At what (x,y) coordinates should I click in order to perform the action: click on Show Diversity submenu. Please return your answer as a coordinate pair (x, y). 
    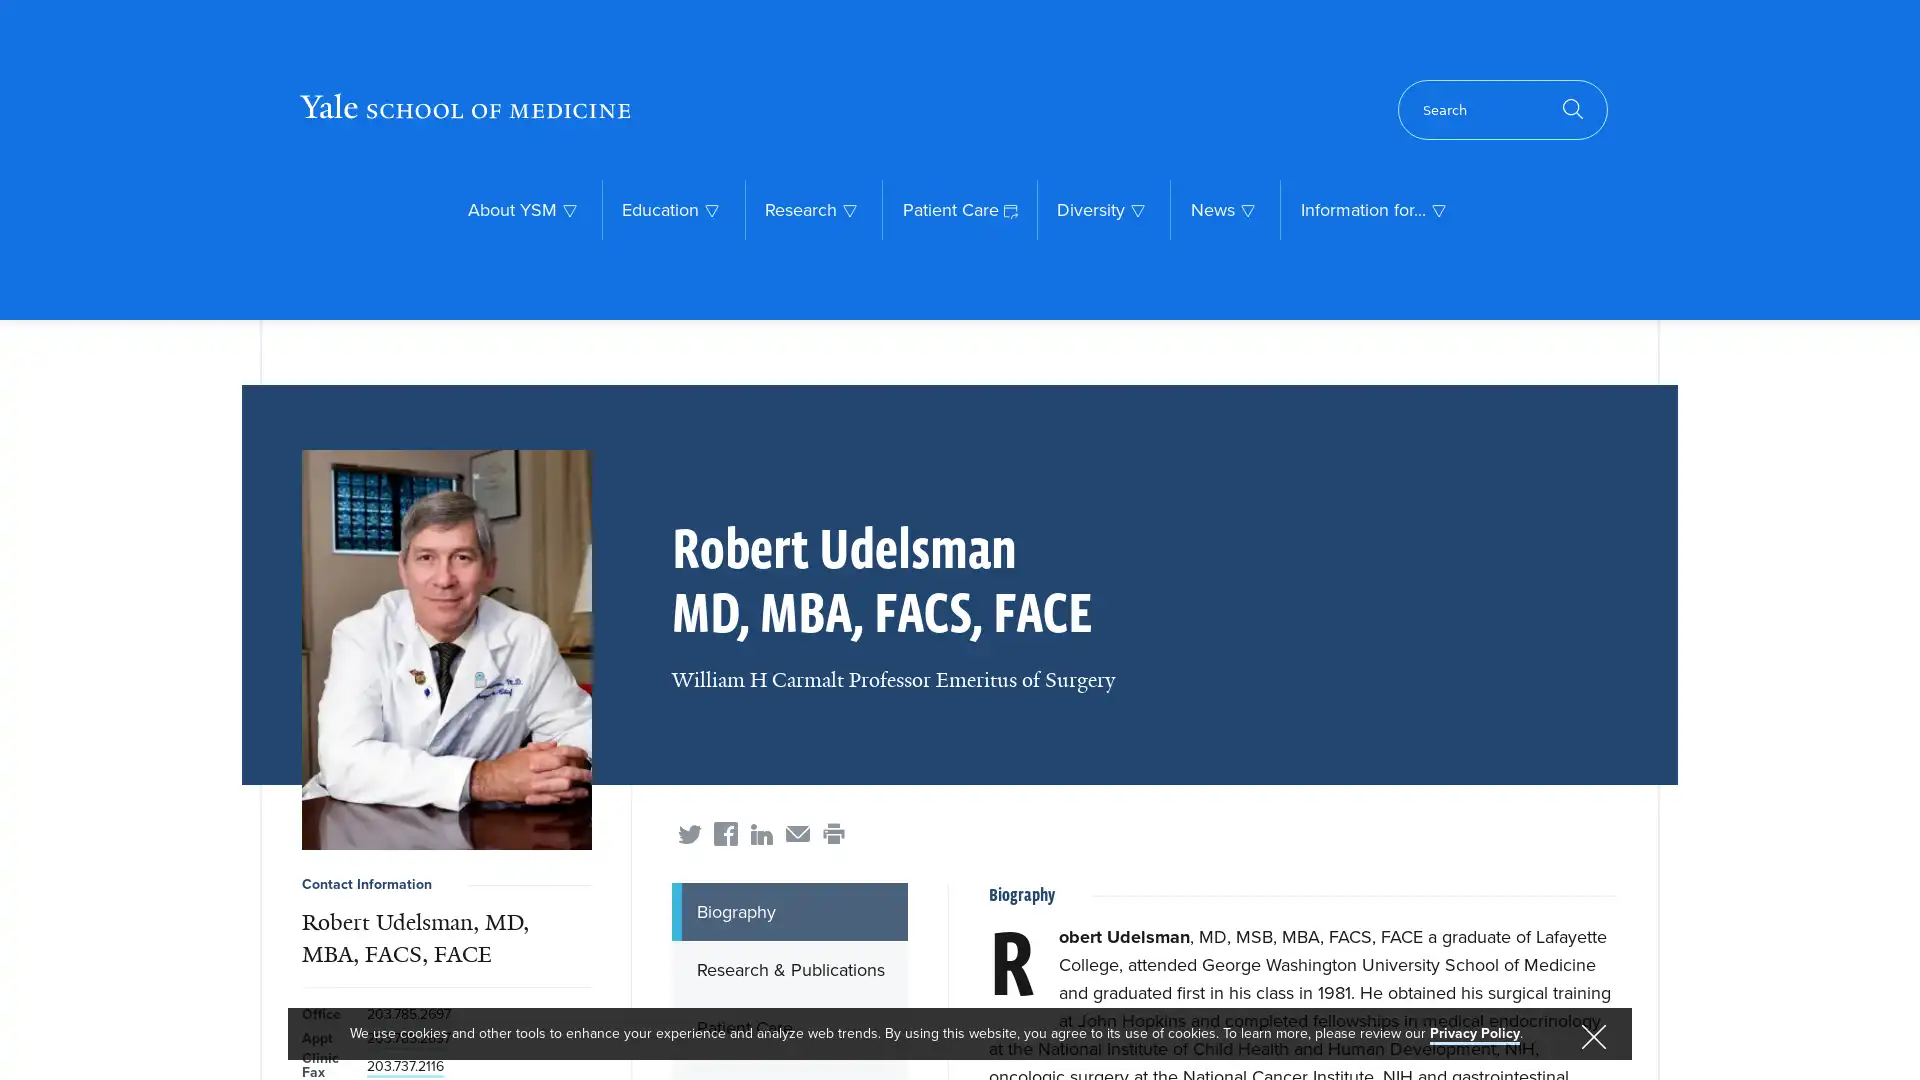
    Looking at the image, I should click on (1137, 209).